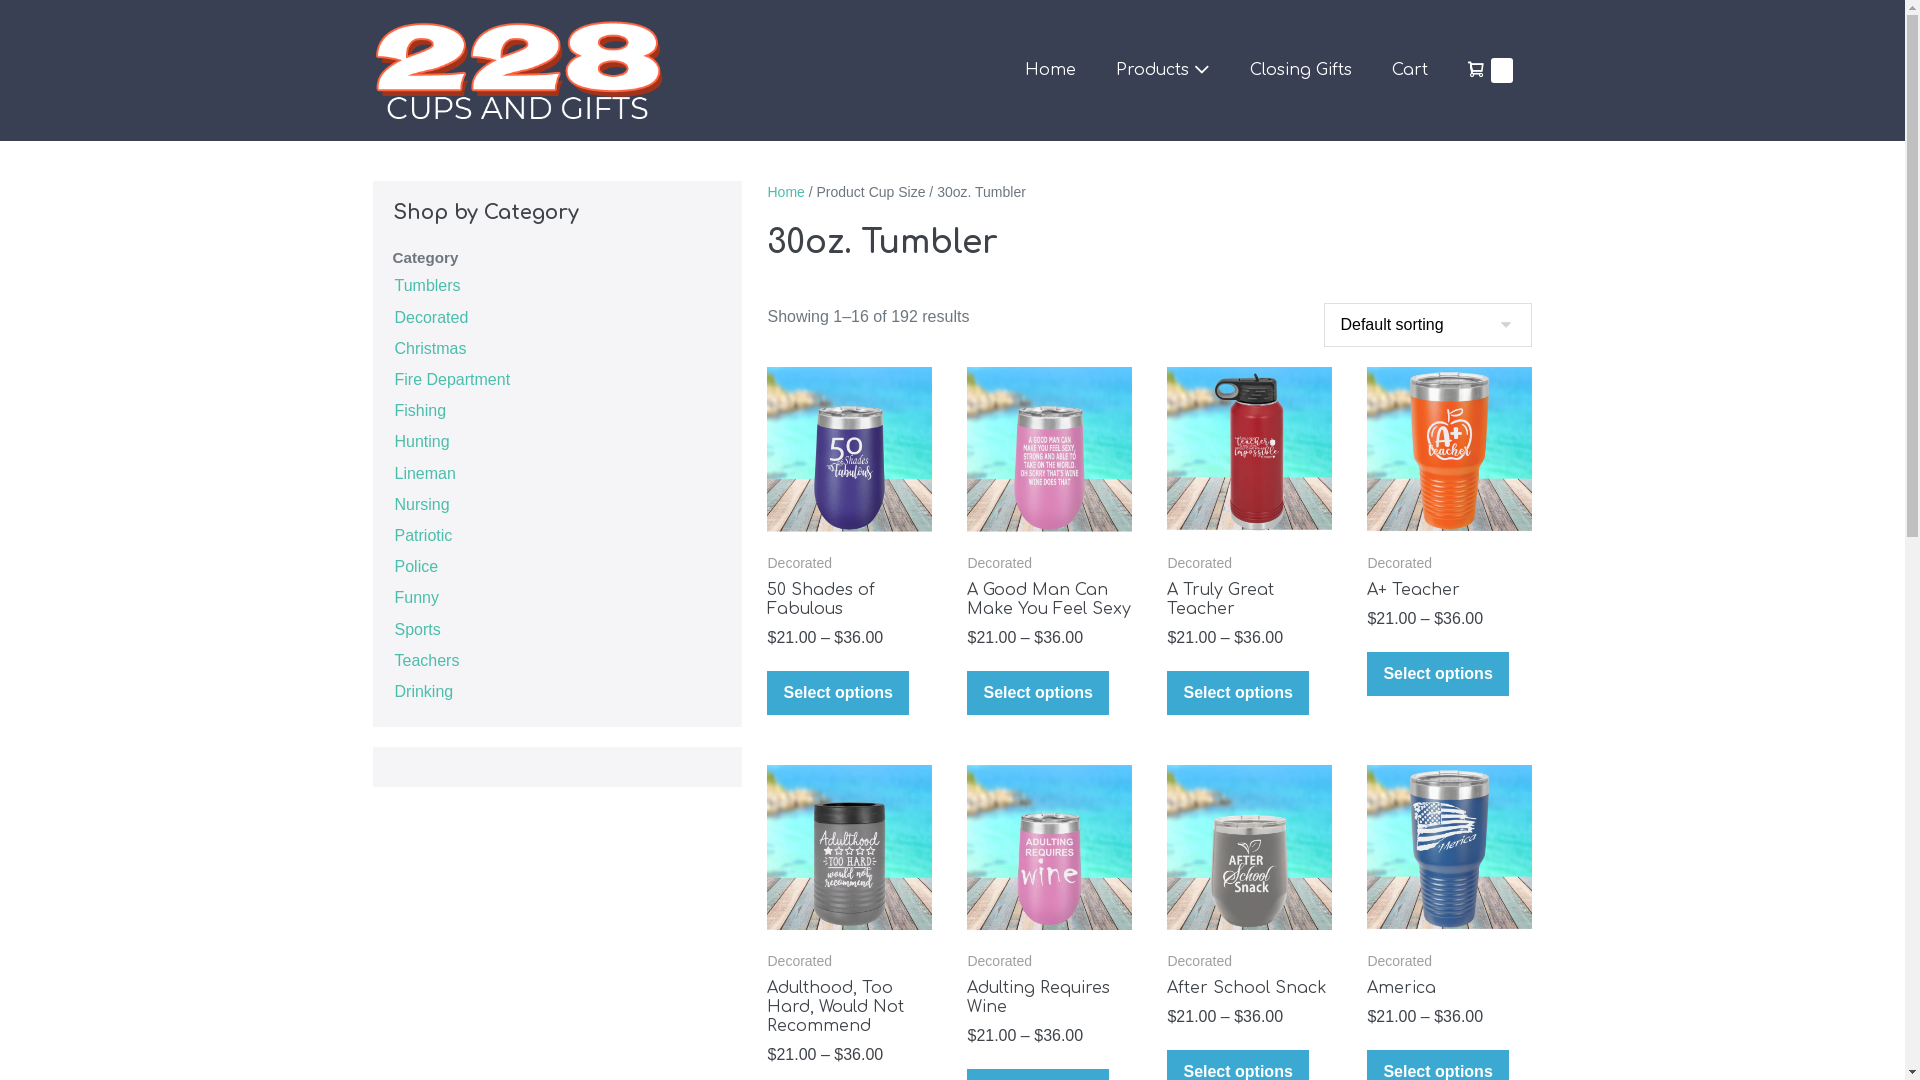 This screenshot has height=1080, width=1920. Describe the element at coordinates (420, 502) in the screenshot. I see `'Nursing'` at that location.